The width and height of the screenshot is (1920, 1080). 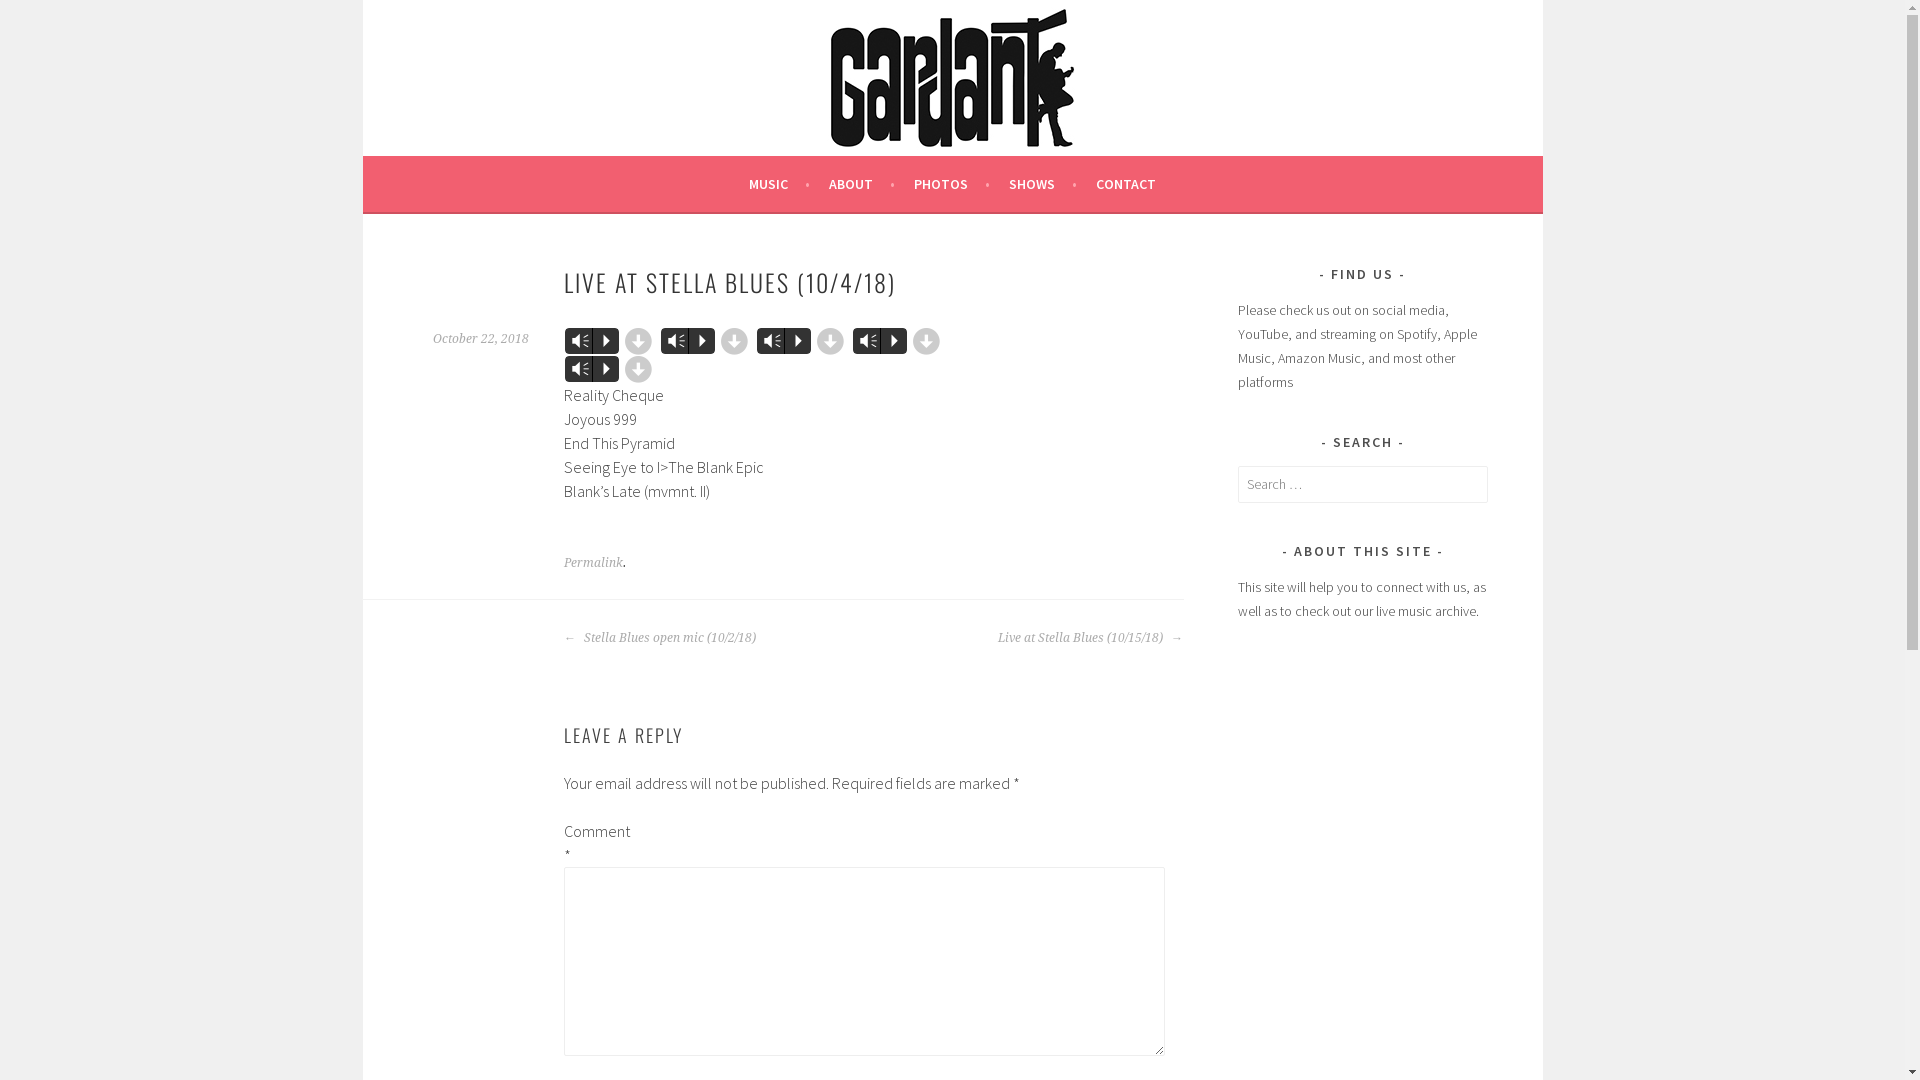 What do you see at coordinates (998, 637) in the screenshot?
I see `'Live at Stella Blues (10/15/18) '` at bounding box center [998, 637].